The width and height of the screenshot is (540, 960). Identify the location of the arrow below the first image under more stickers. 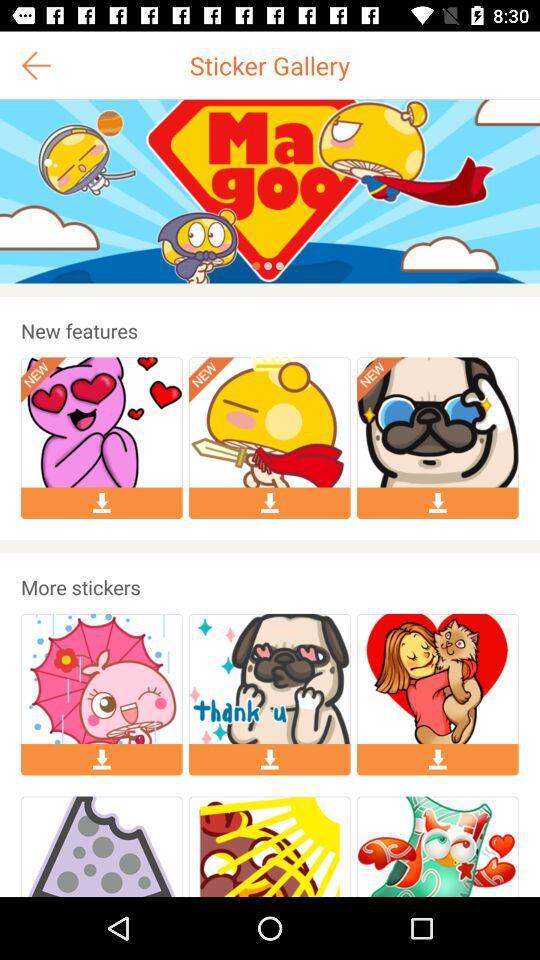
(102, 759).